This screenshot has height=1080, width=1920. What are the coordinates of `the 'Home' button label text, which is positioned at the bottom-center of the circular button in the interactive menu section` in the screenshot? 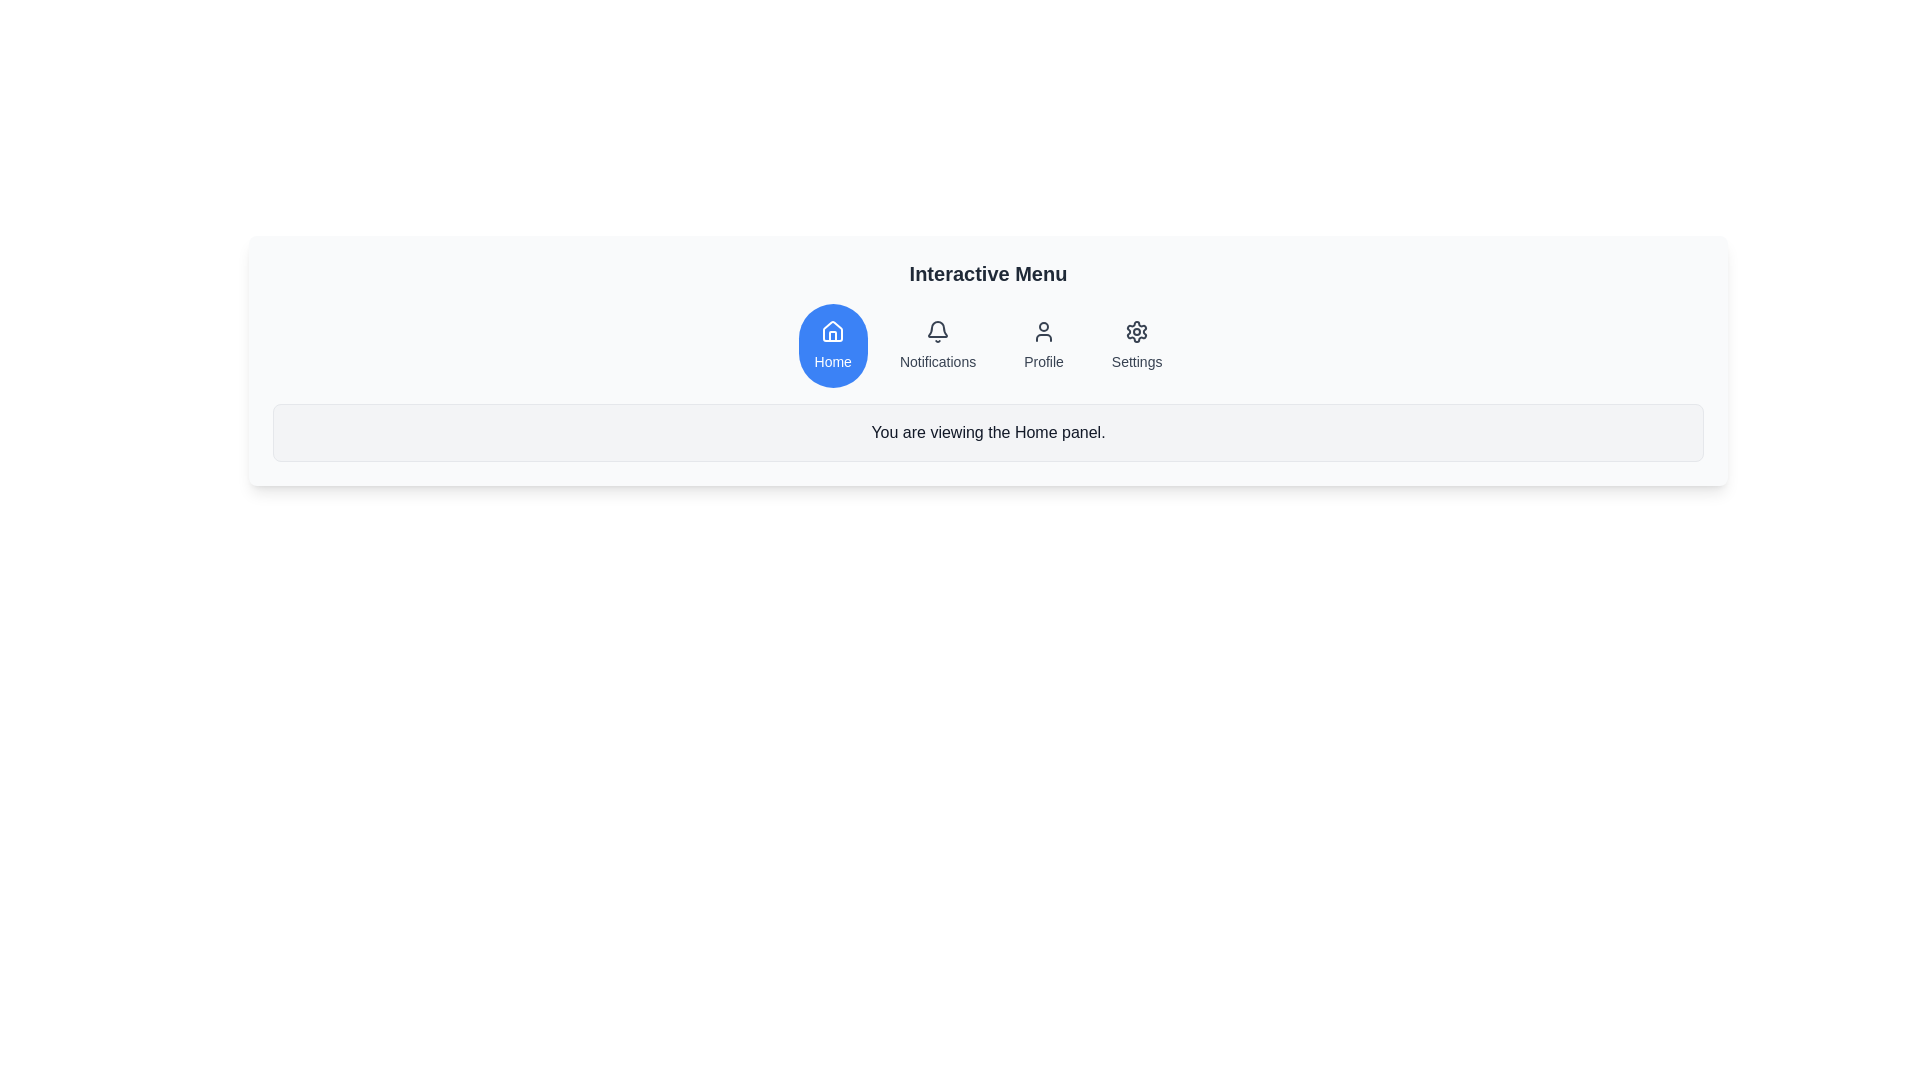 It's located at (833, 362).